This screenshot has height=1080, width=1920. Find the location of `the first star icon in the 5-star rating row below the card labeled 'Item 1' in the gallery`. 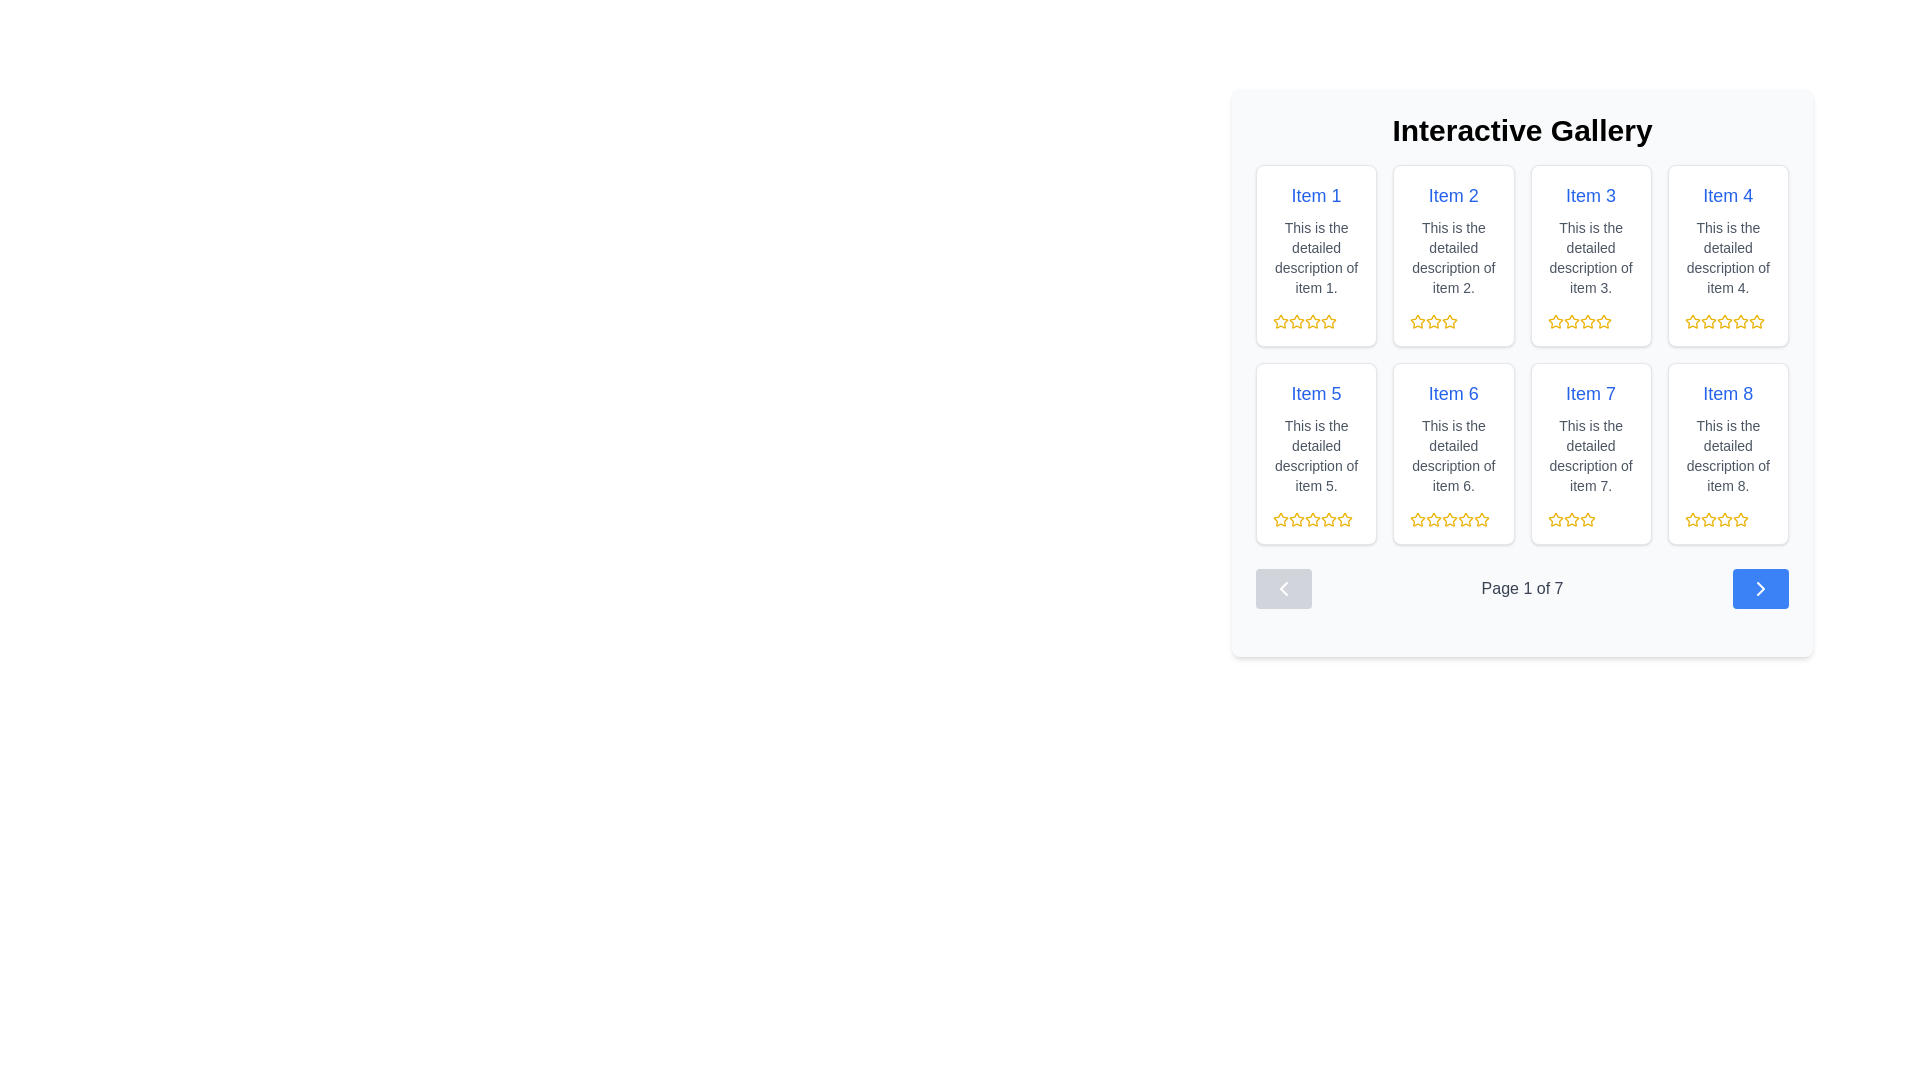

the first star icon in the 5-star rating row below the card labeled 'Item 1' in the gallery is located at coordinates (1329, 320).